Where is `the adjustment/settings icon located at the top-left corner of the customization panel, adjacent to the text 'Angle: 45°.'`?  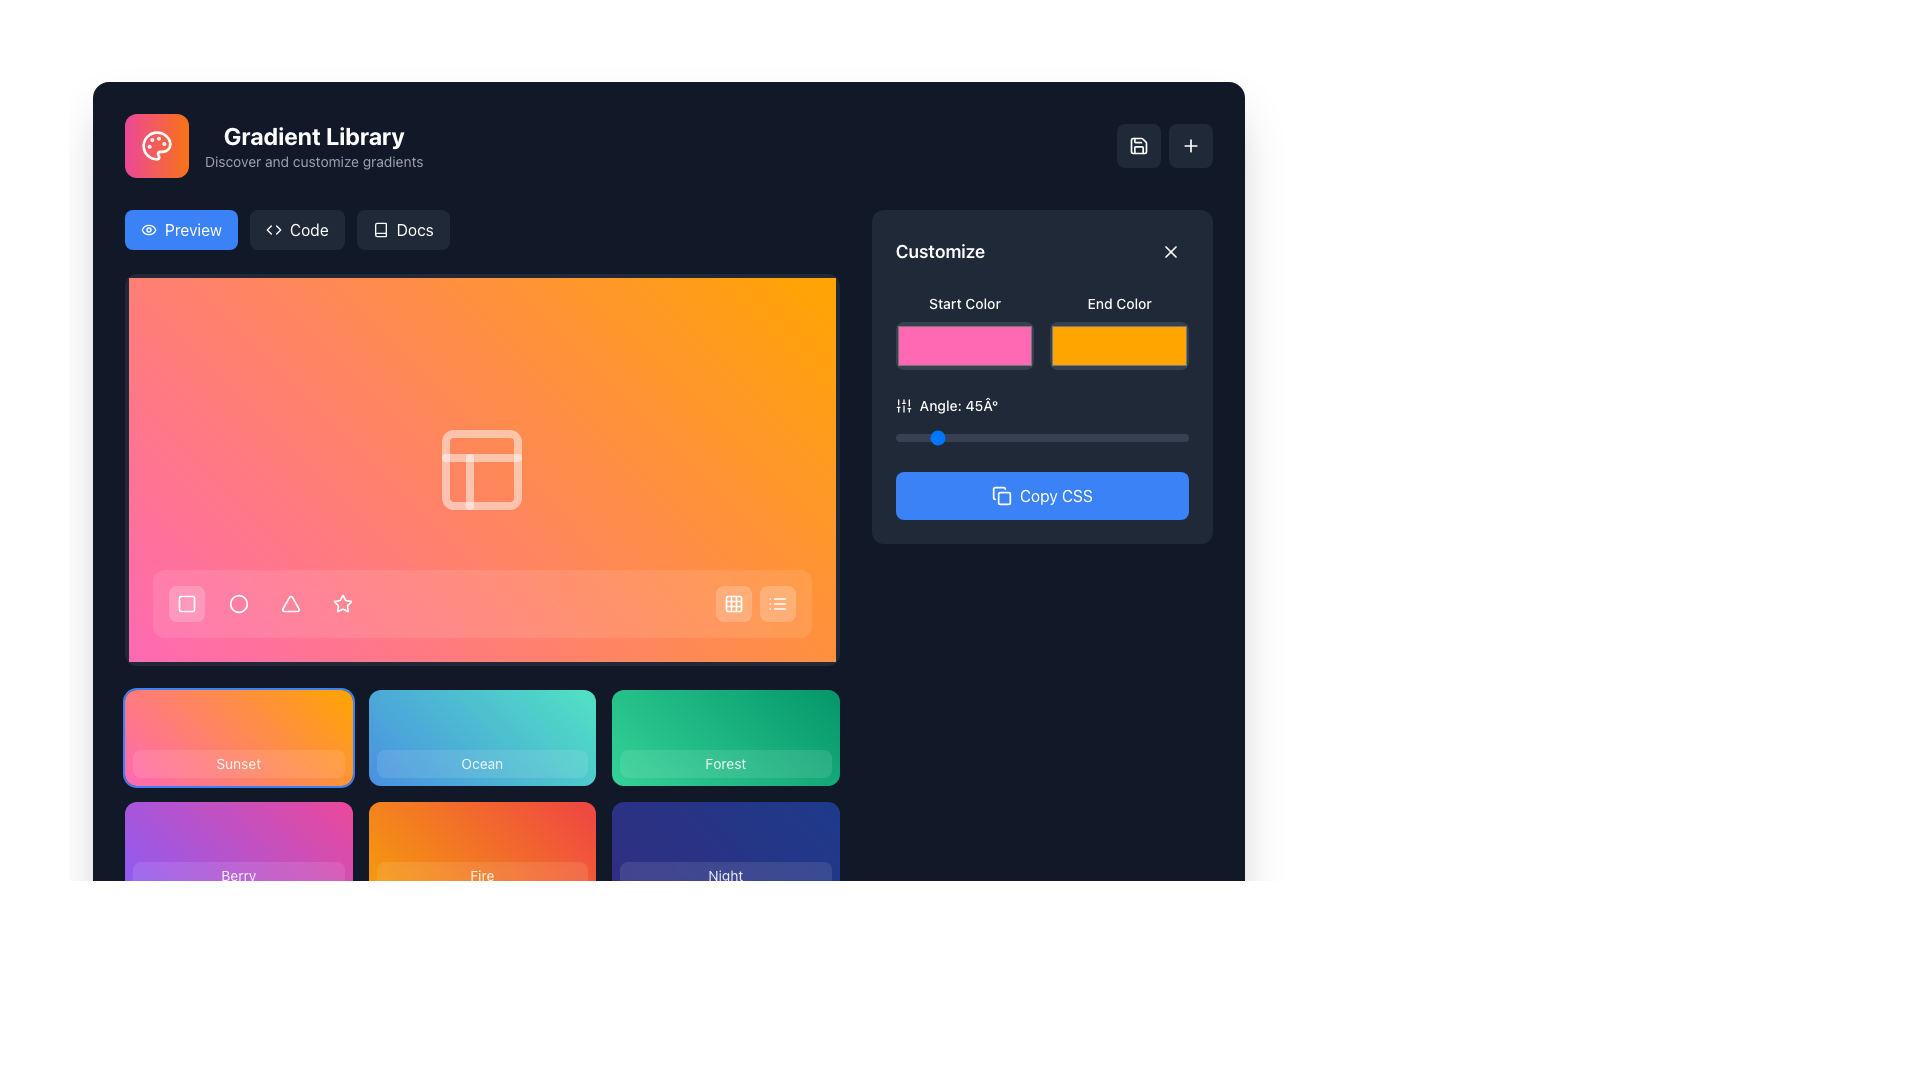
the adjustment/settings icon located at the top-left corner of the customization panel, adjacent to the text 'Angle: 45°.' is located at coordinates (902, 405).